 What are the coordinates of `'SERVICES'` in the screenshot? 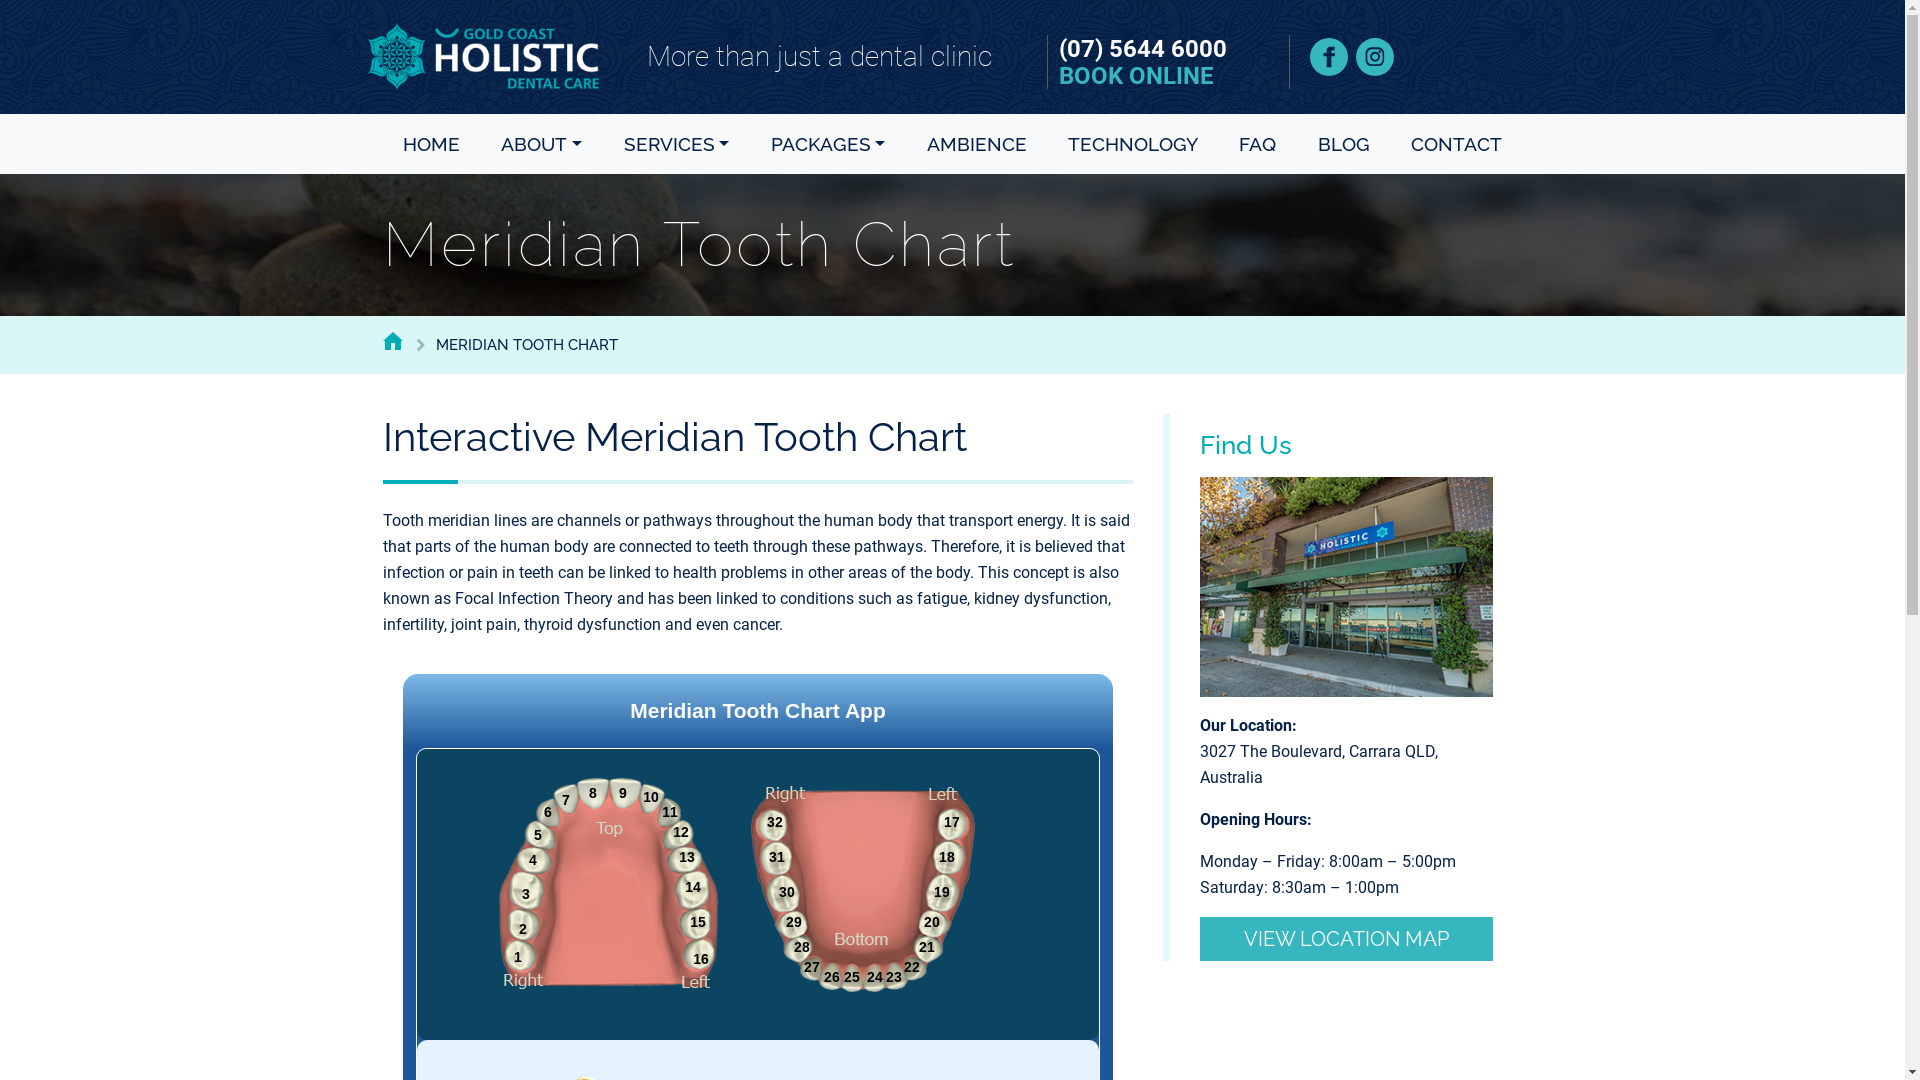 It's located at (676, 143).